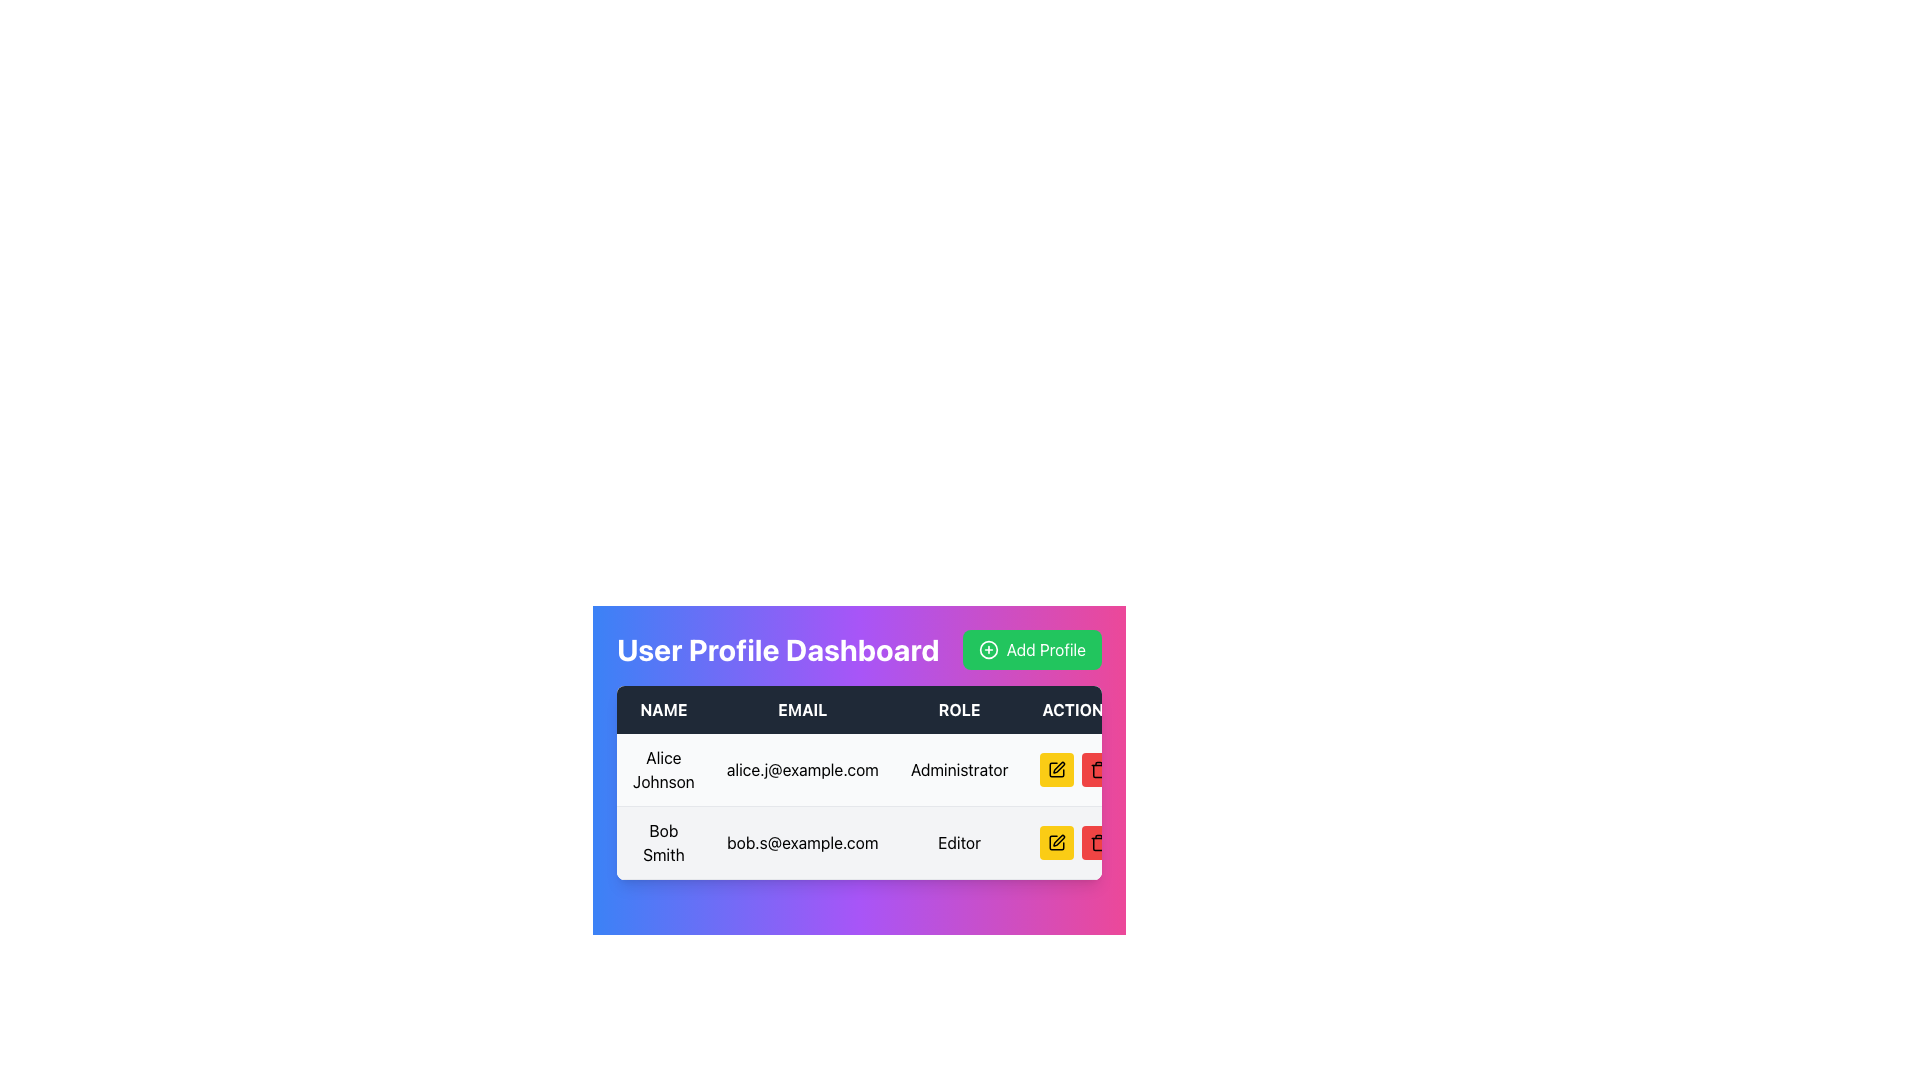 Image resolution: width=1920 pixels, height=1080 pixels. I want to click on the label that identifies the first column of the user table, which corresponds to the users' names. This label is located in the first cell of the header row, before the 'EMAIL,' 'ROLE,' and 'ACTION' labels, so click(663, 708).